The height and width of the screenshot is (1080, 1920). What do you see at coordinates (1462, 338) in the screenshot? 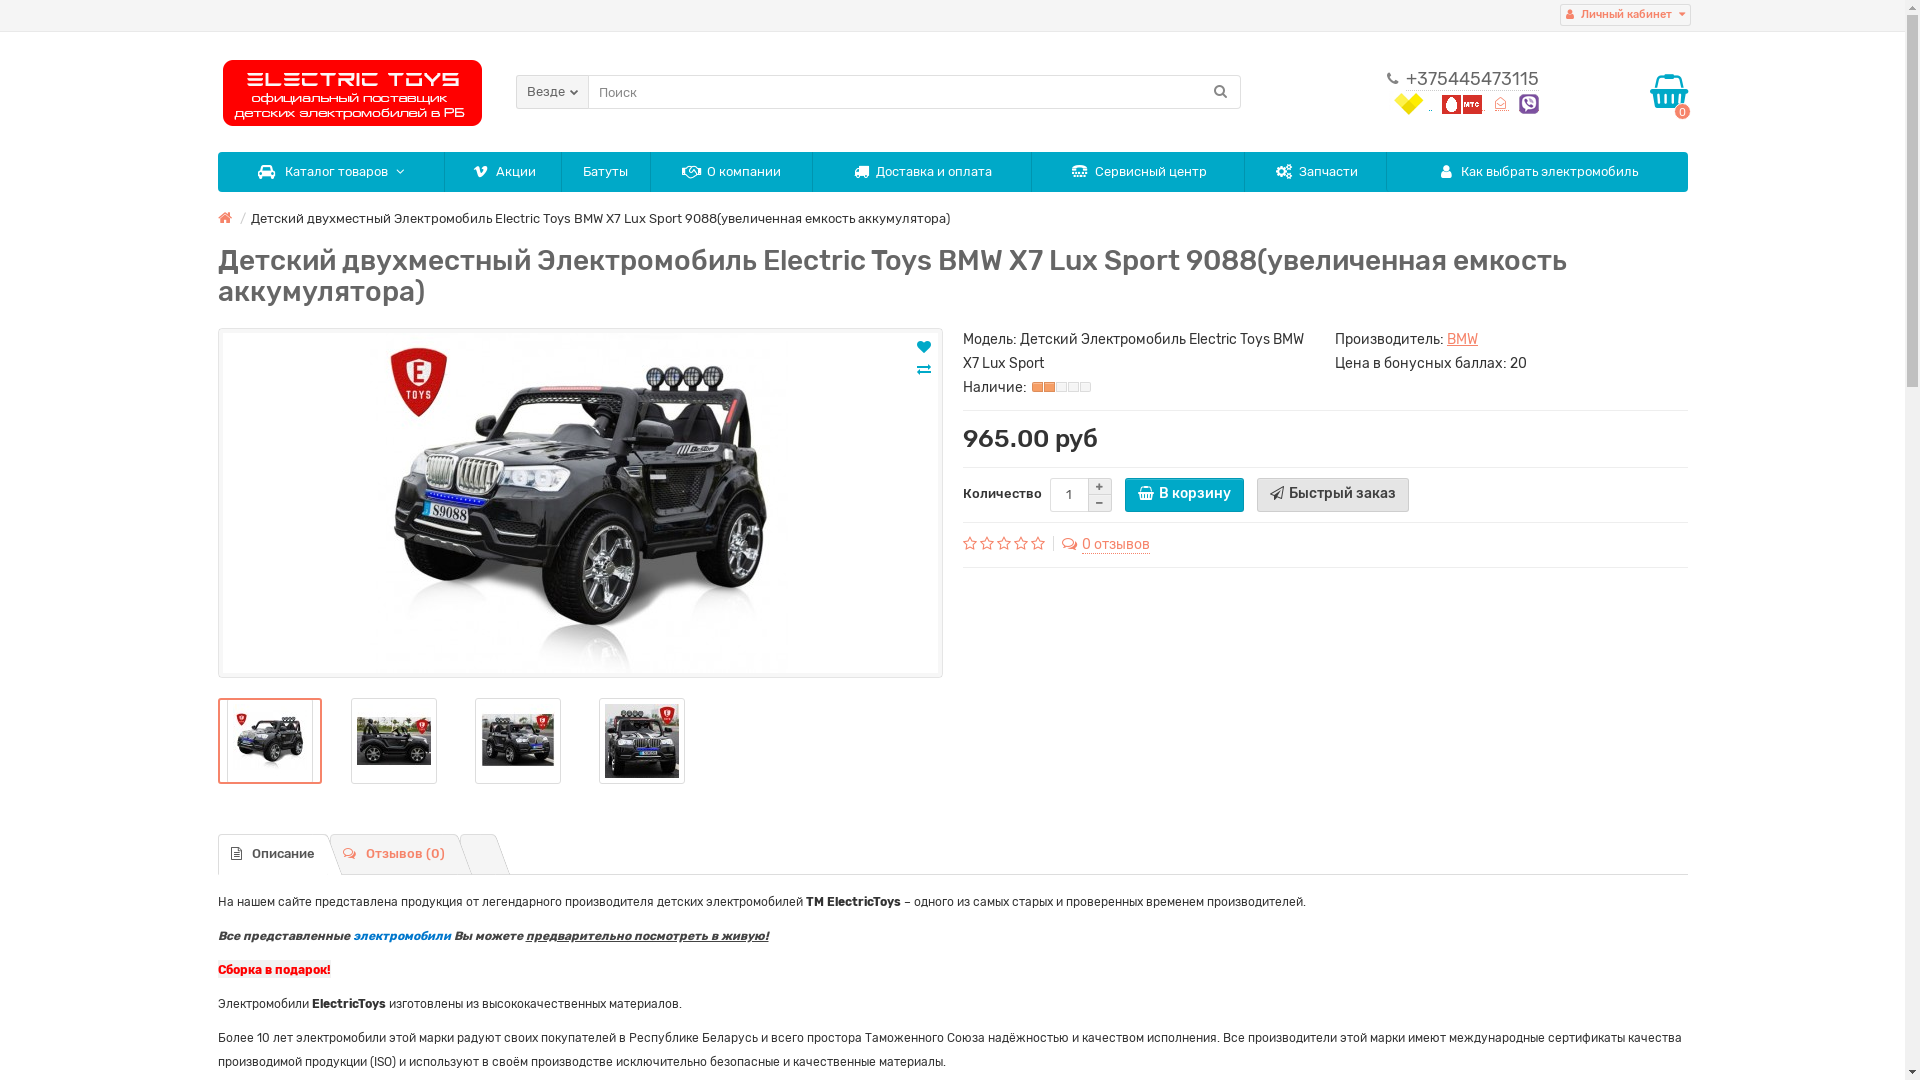
I see `'BMW'` at bounding box center [1462, 338].